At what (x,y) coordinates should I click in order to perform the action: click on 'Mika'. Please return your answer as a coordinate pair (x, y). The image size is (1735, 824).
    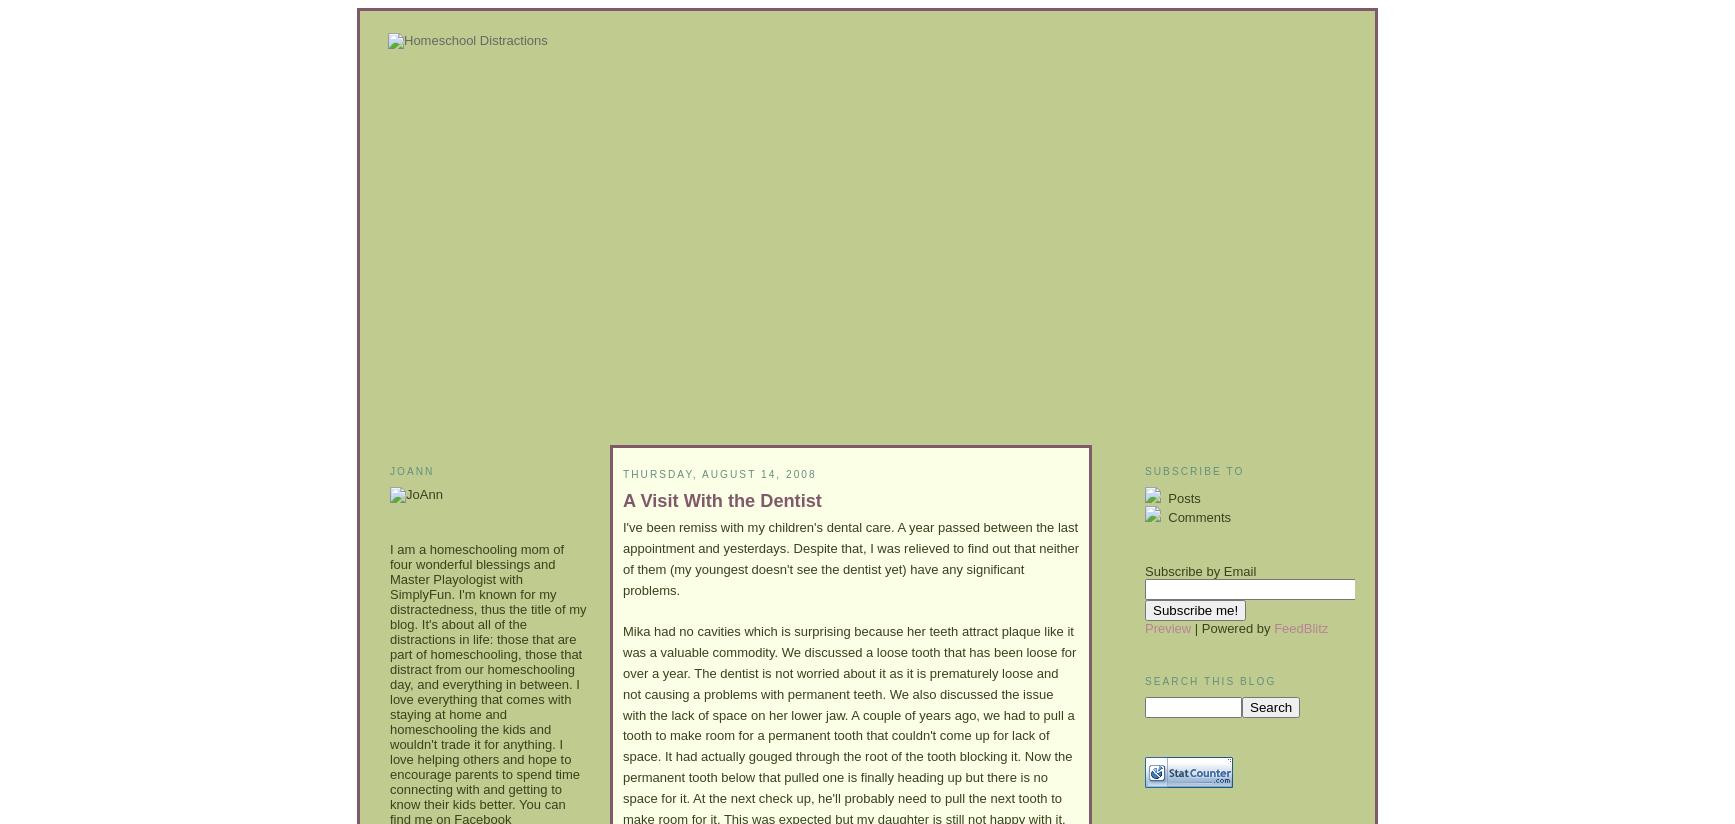
    Looking at the image, I should click on (636, 630).